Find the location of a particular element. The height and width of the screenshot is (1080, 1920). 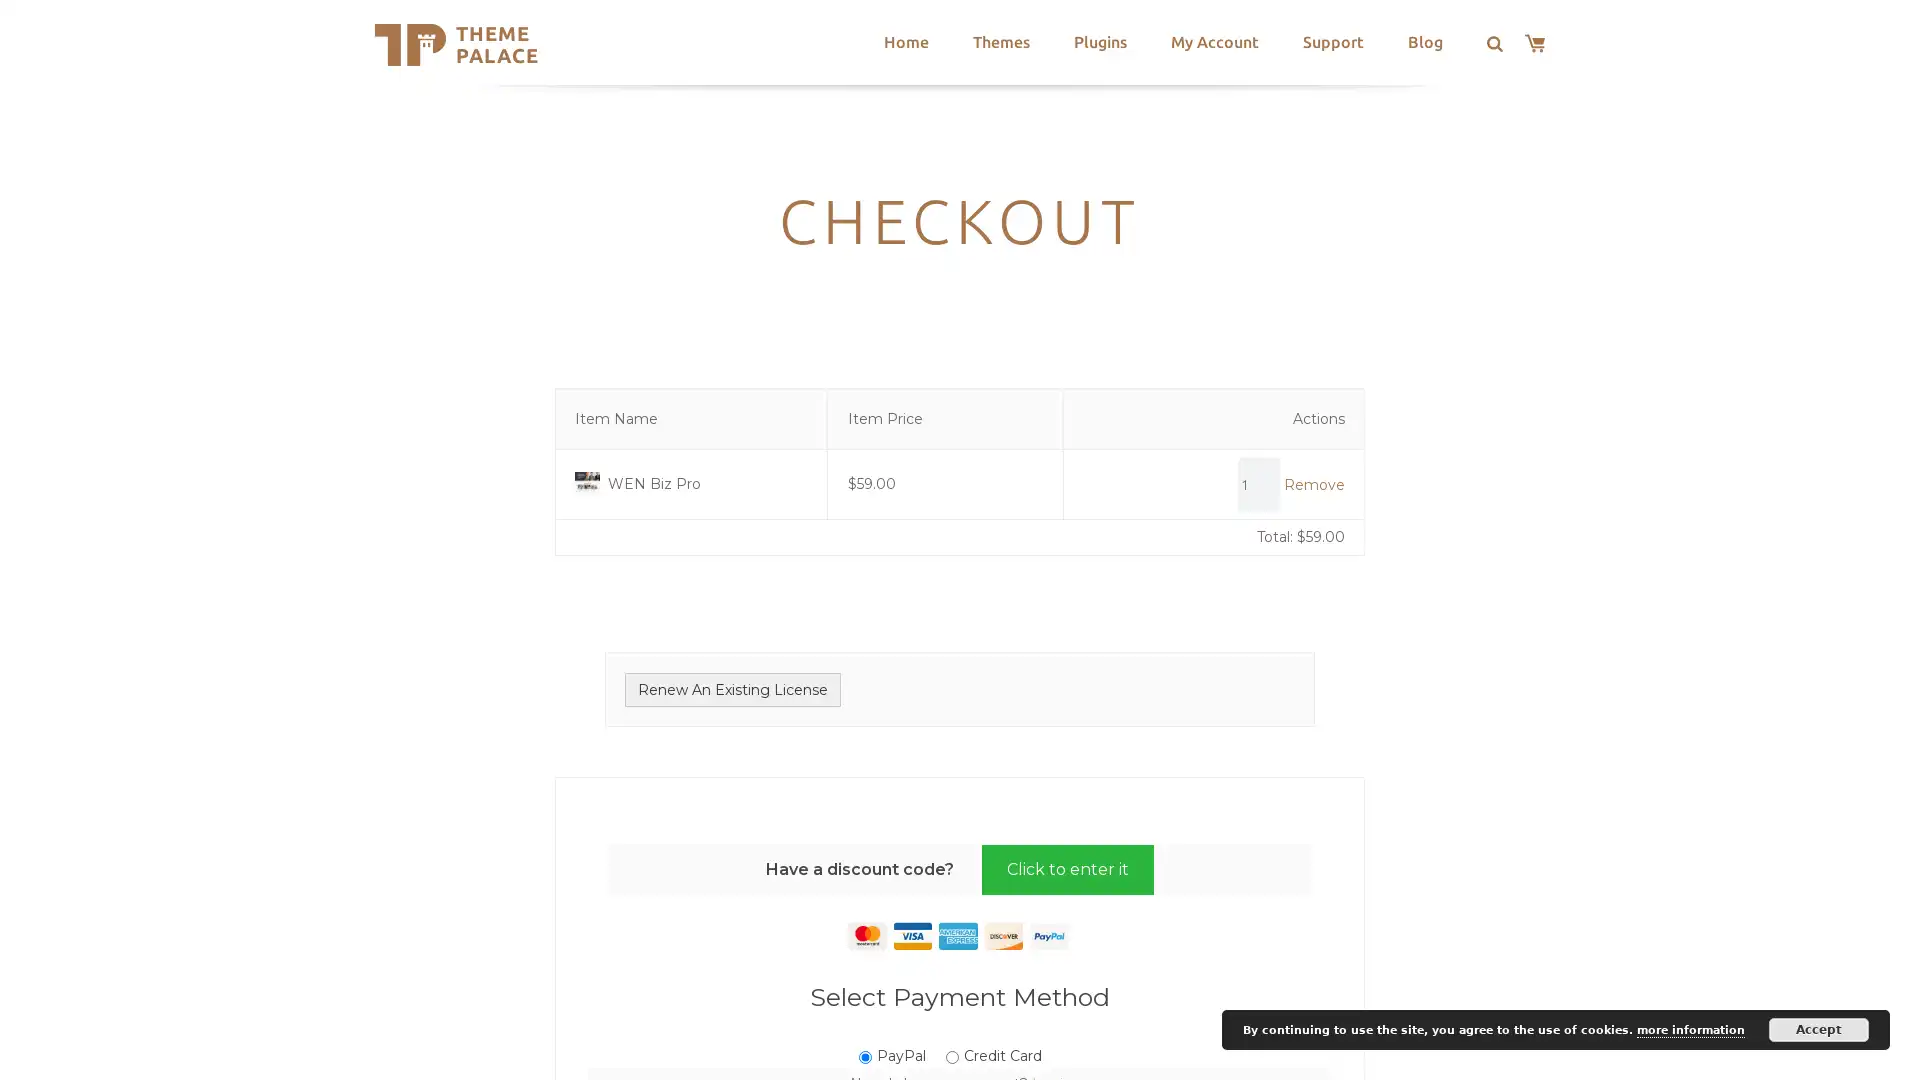

Renew An Existing License is located at coordinates (732, 688).